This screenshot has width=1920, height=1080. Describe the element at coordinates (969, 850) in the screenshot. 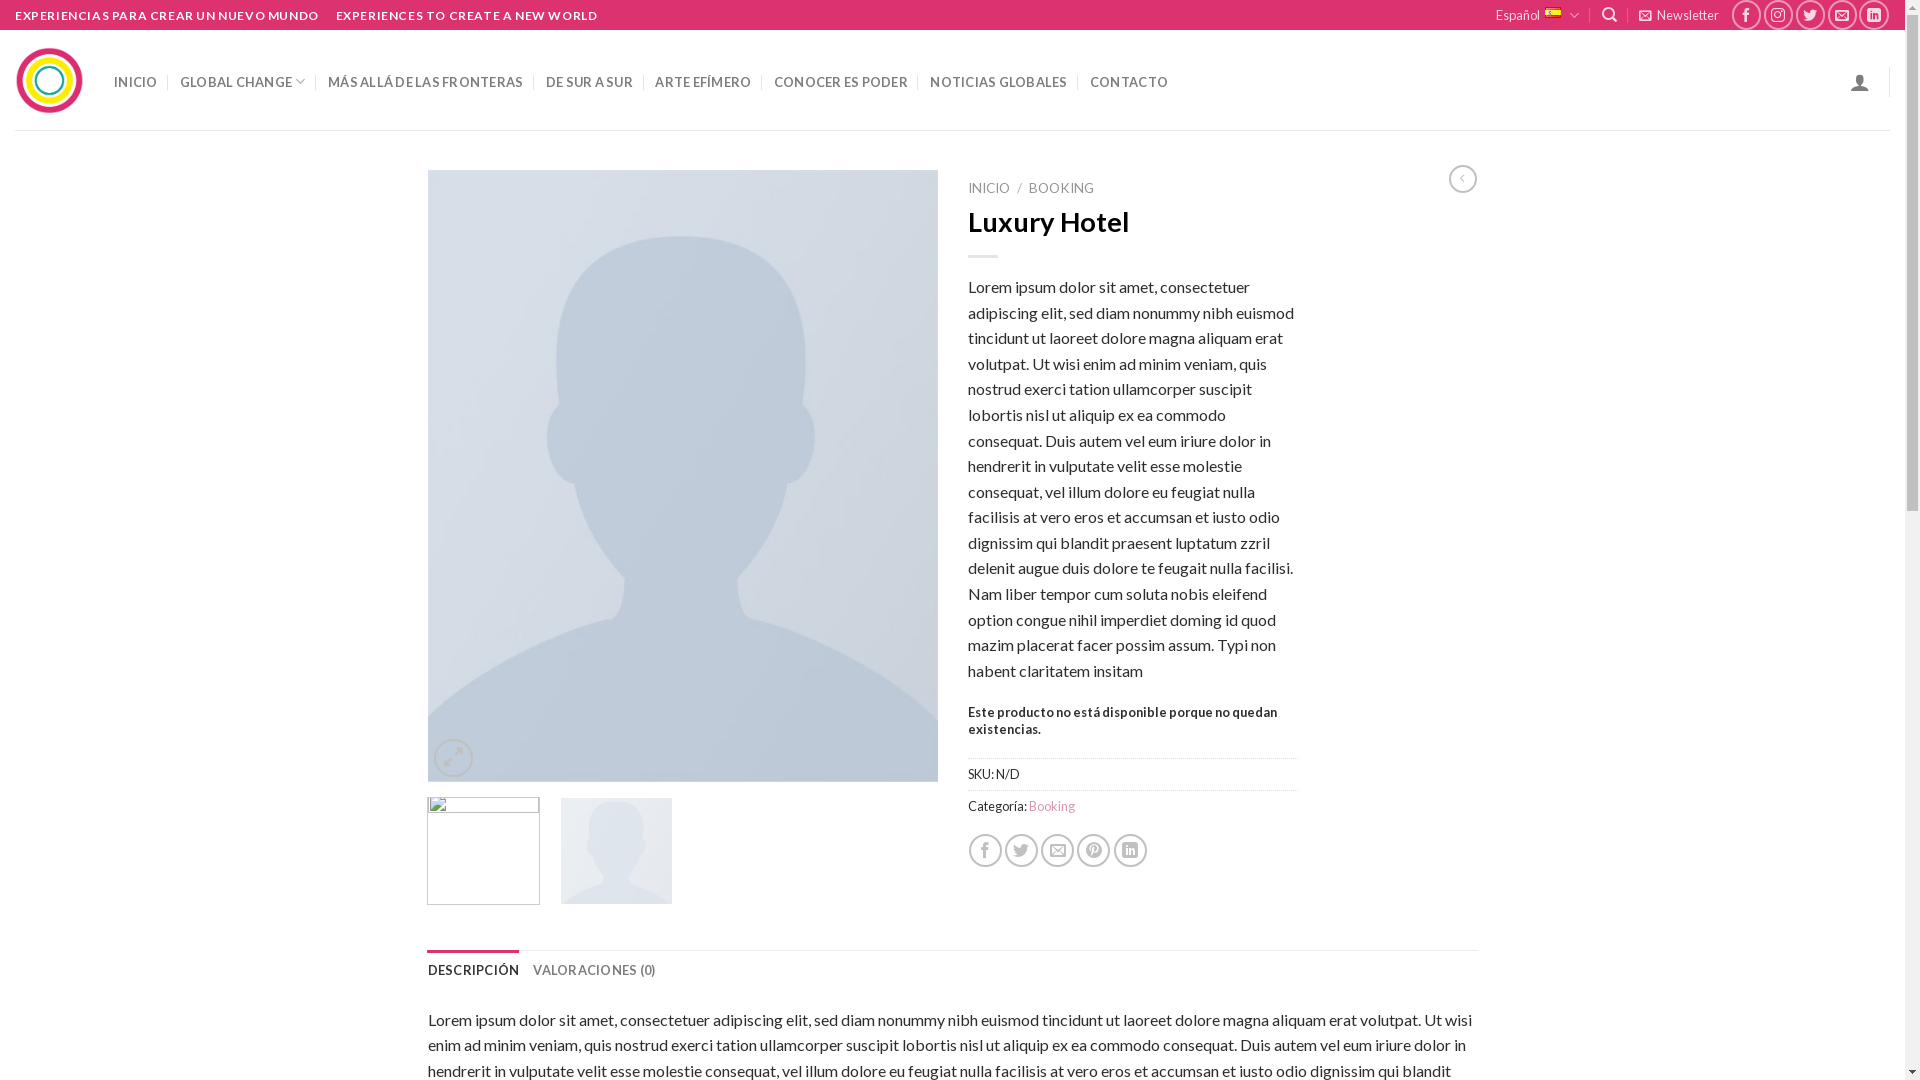

I see `'Compartir en Facebook'` at that location.